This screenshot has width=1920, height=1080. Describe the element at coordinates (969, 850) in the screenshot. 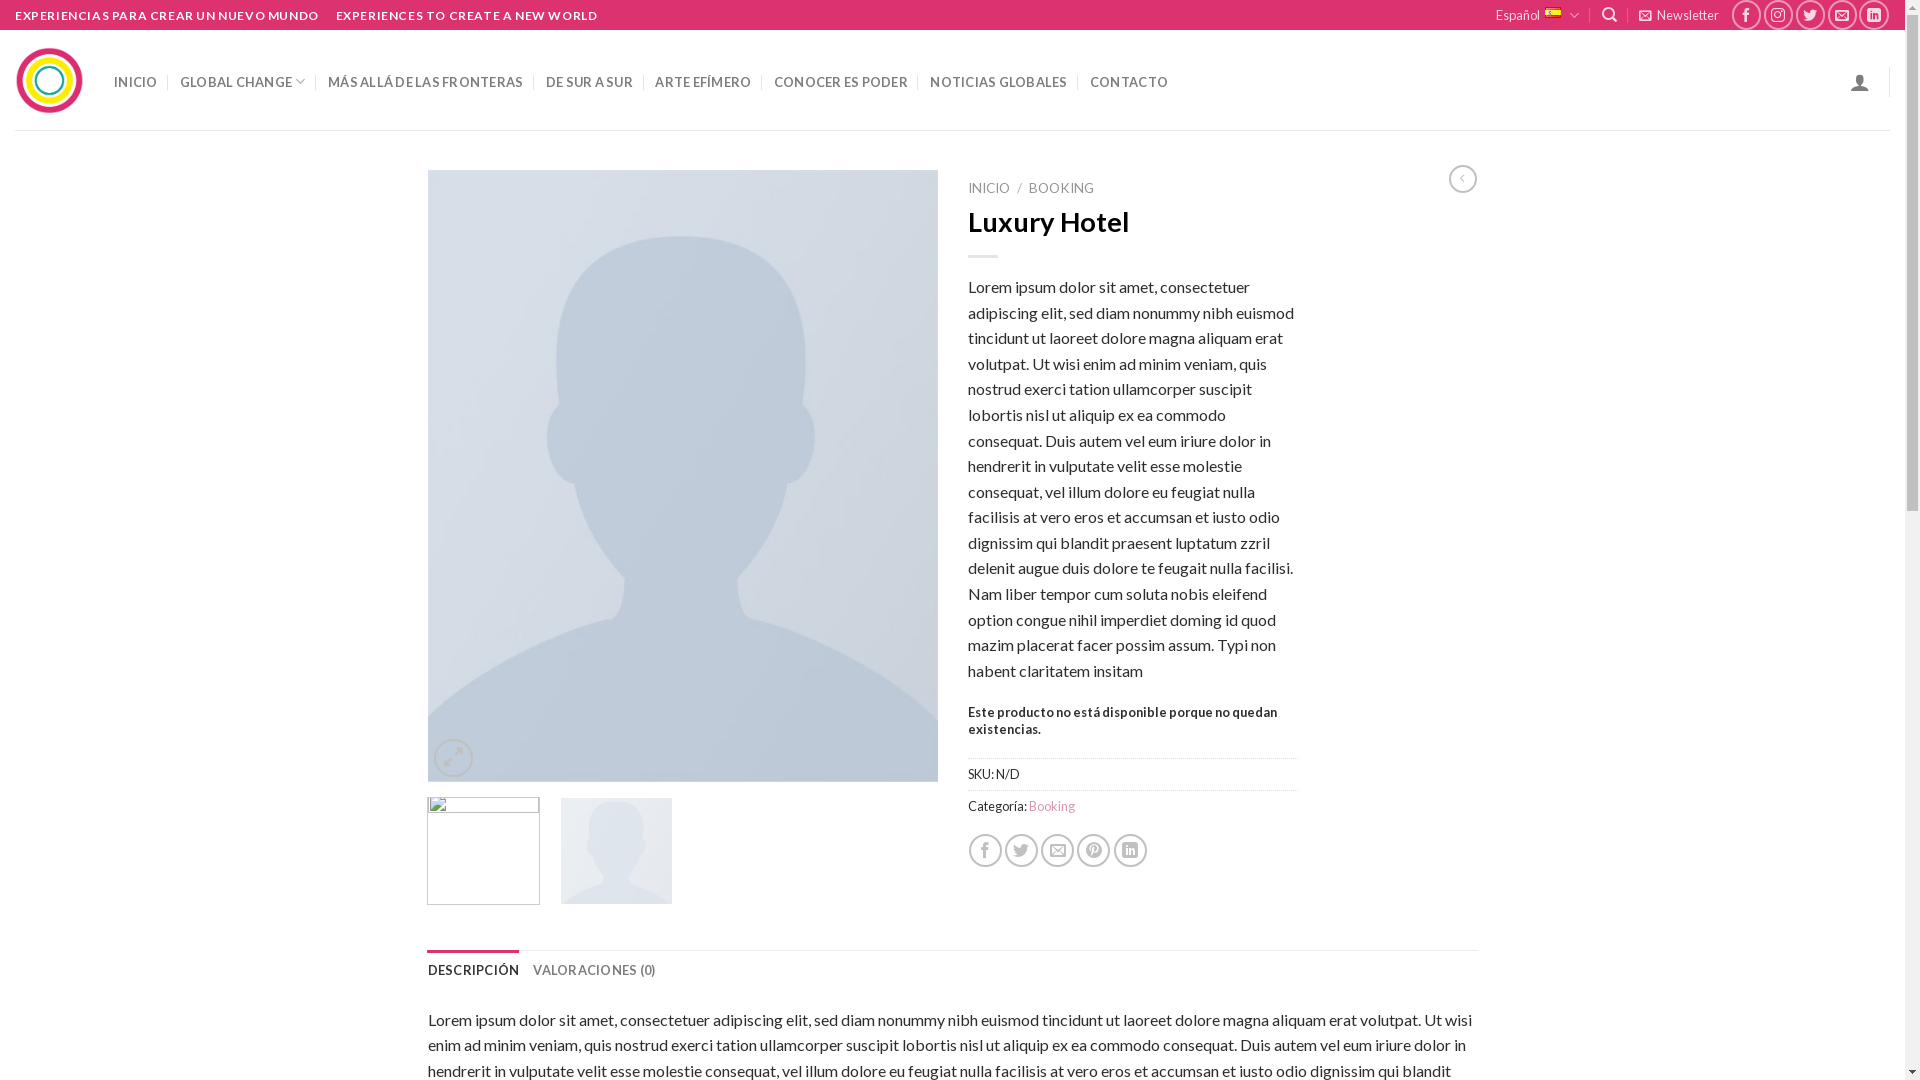

I see `'Compartir en Facebook'` at that location.